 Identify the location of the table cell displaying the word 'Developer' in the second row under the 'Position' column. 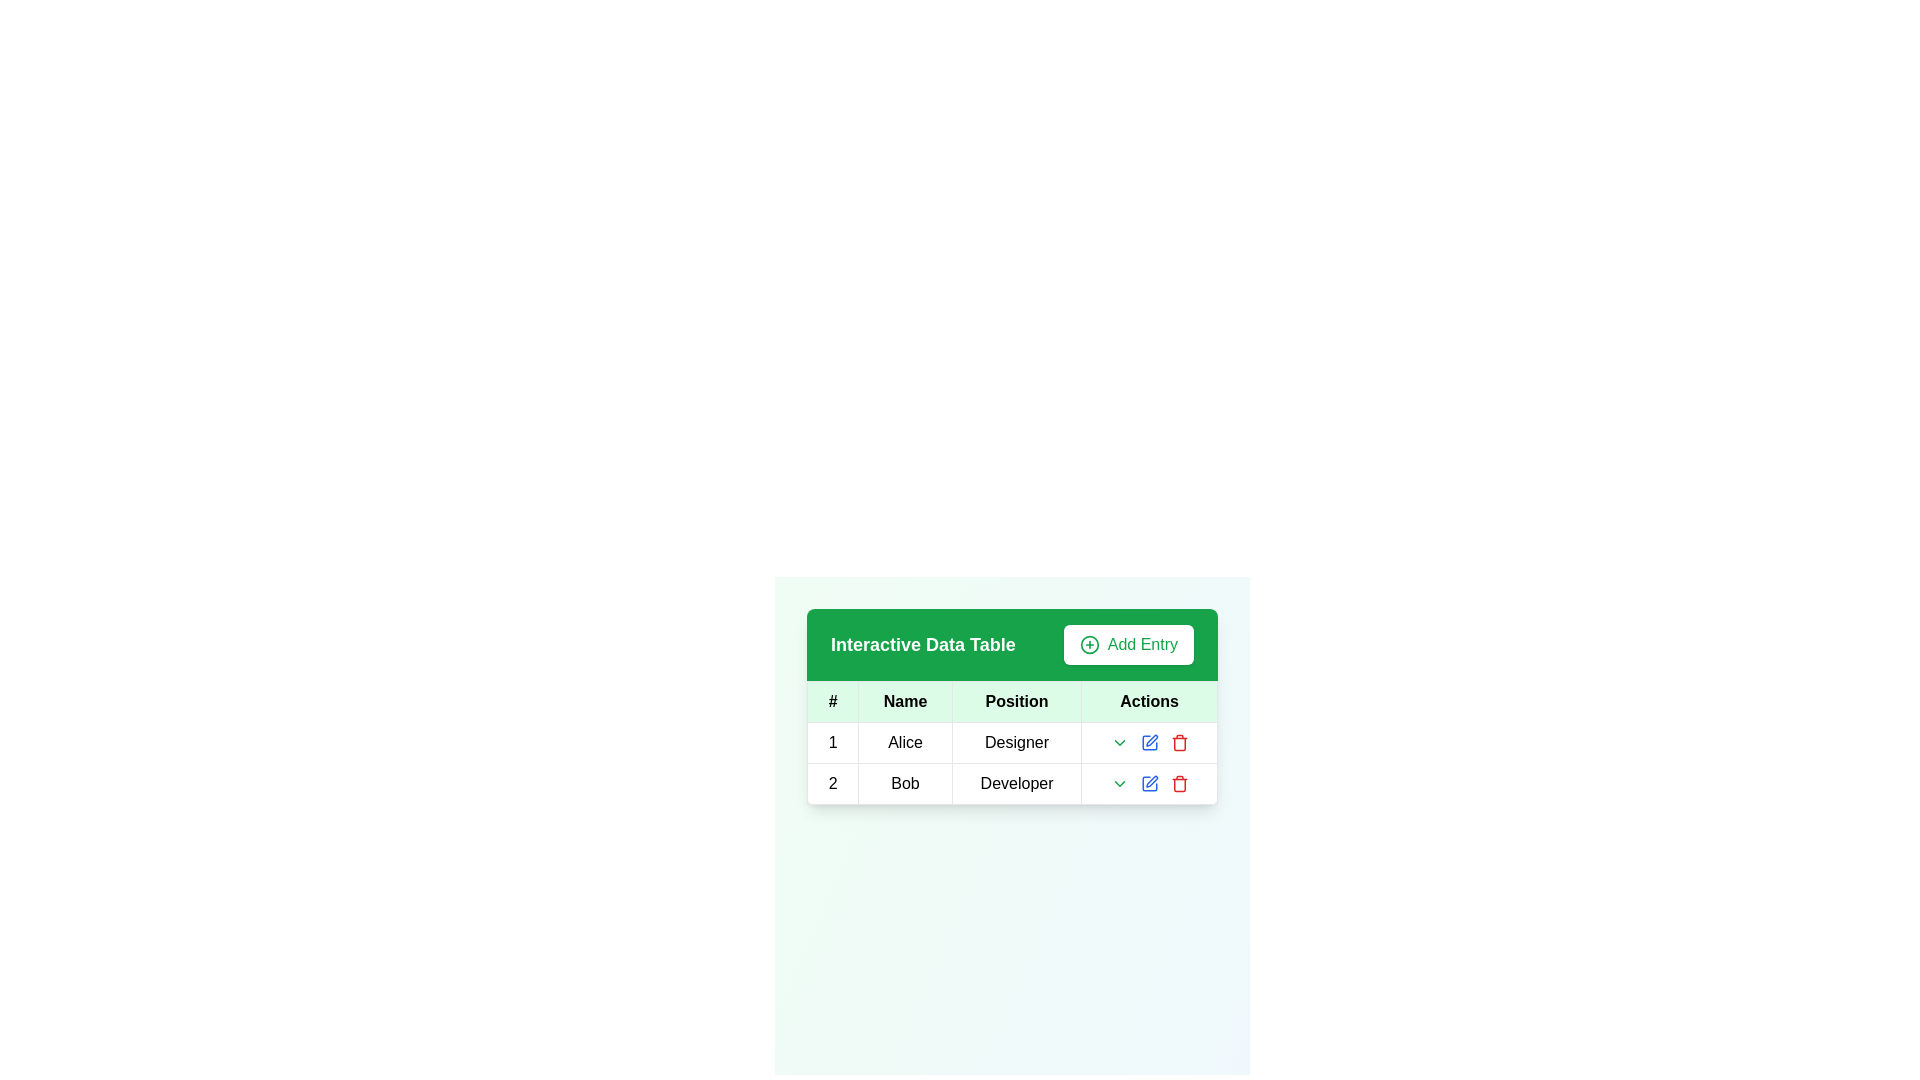
(1017, 782).